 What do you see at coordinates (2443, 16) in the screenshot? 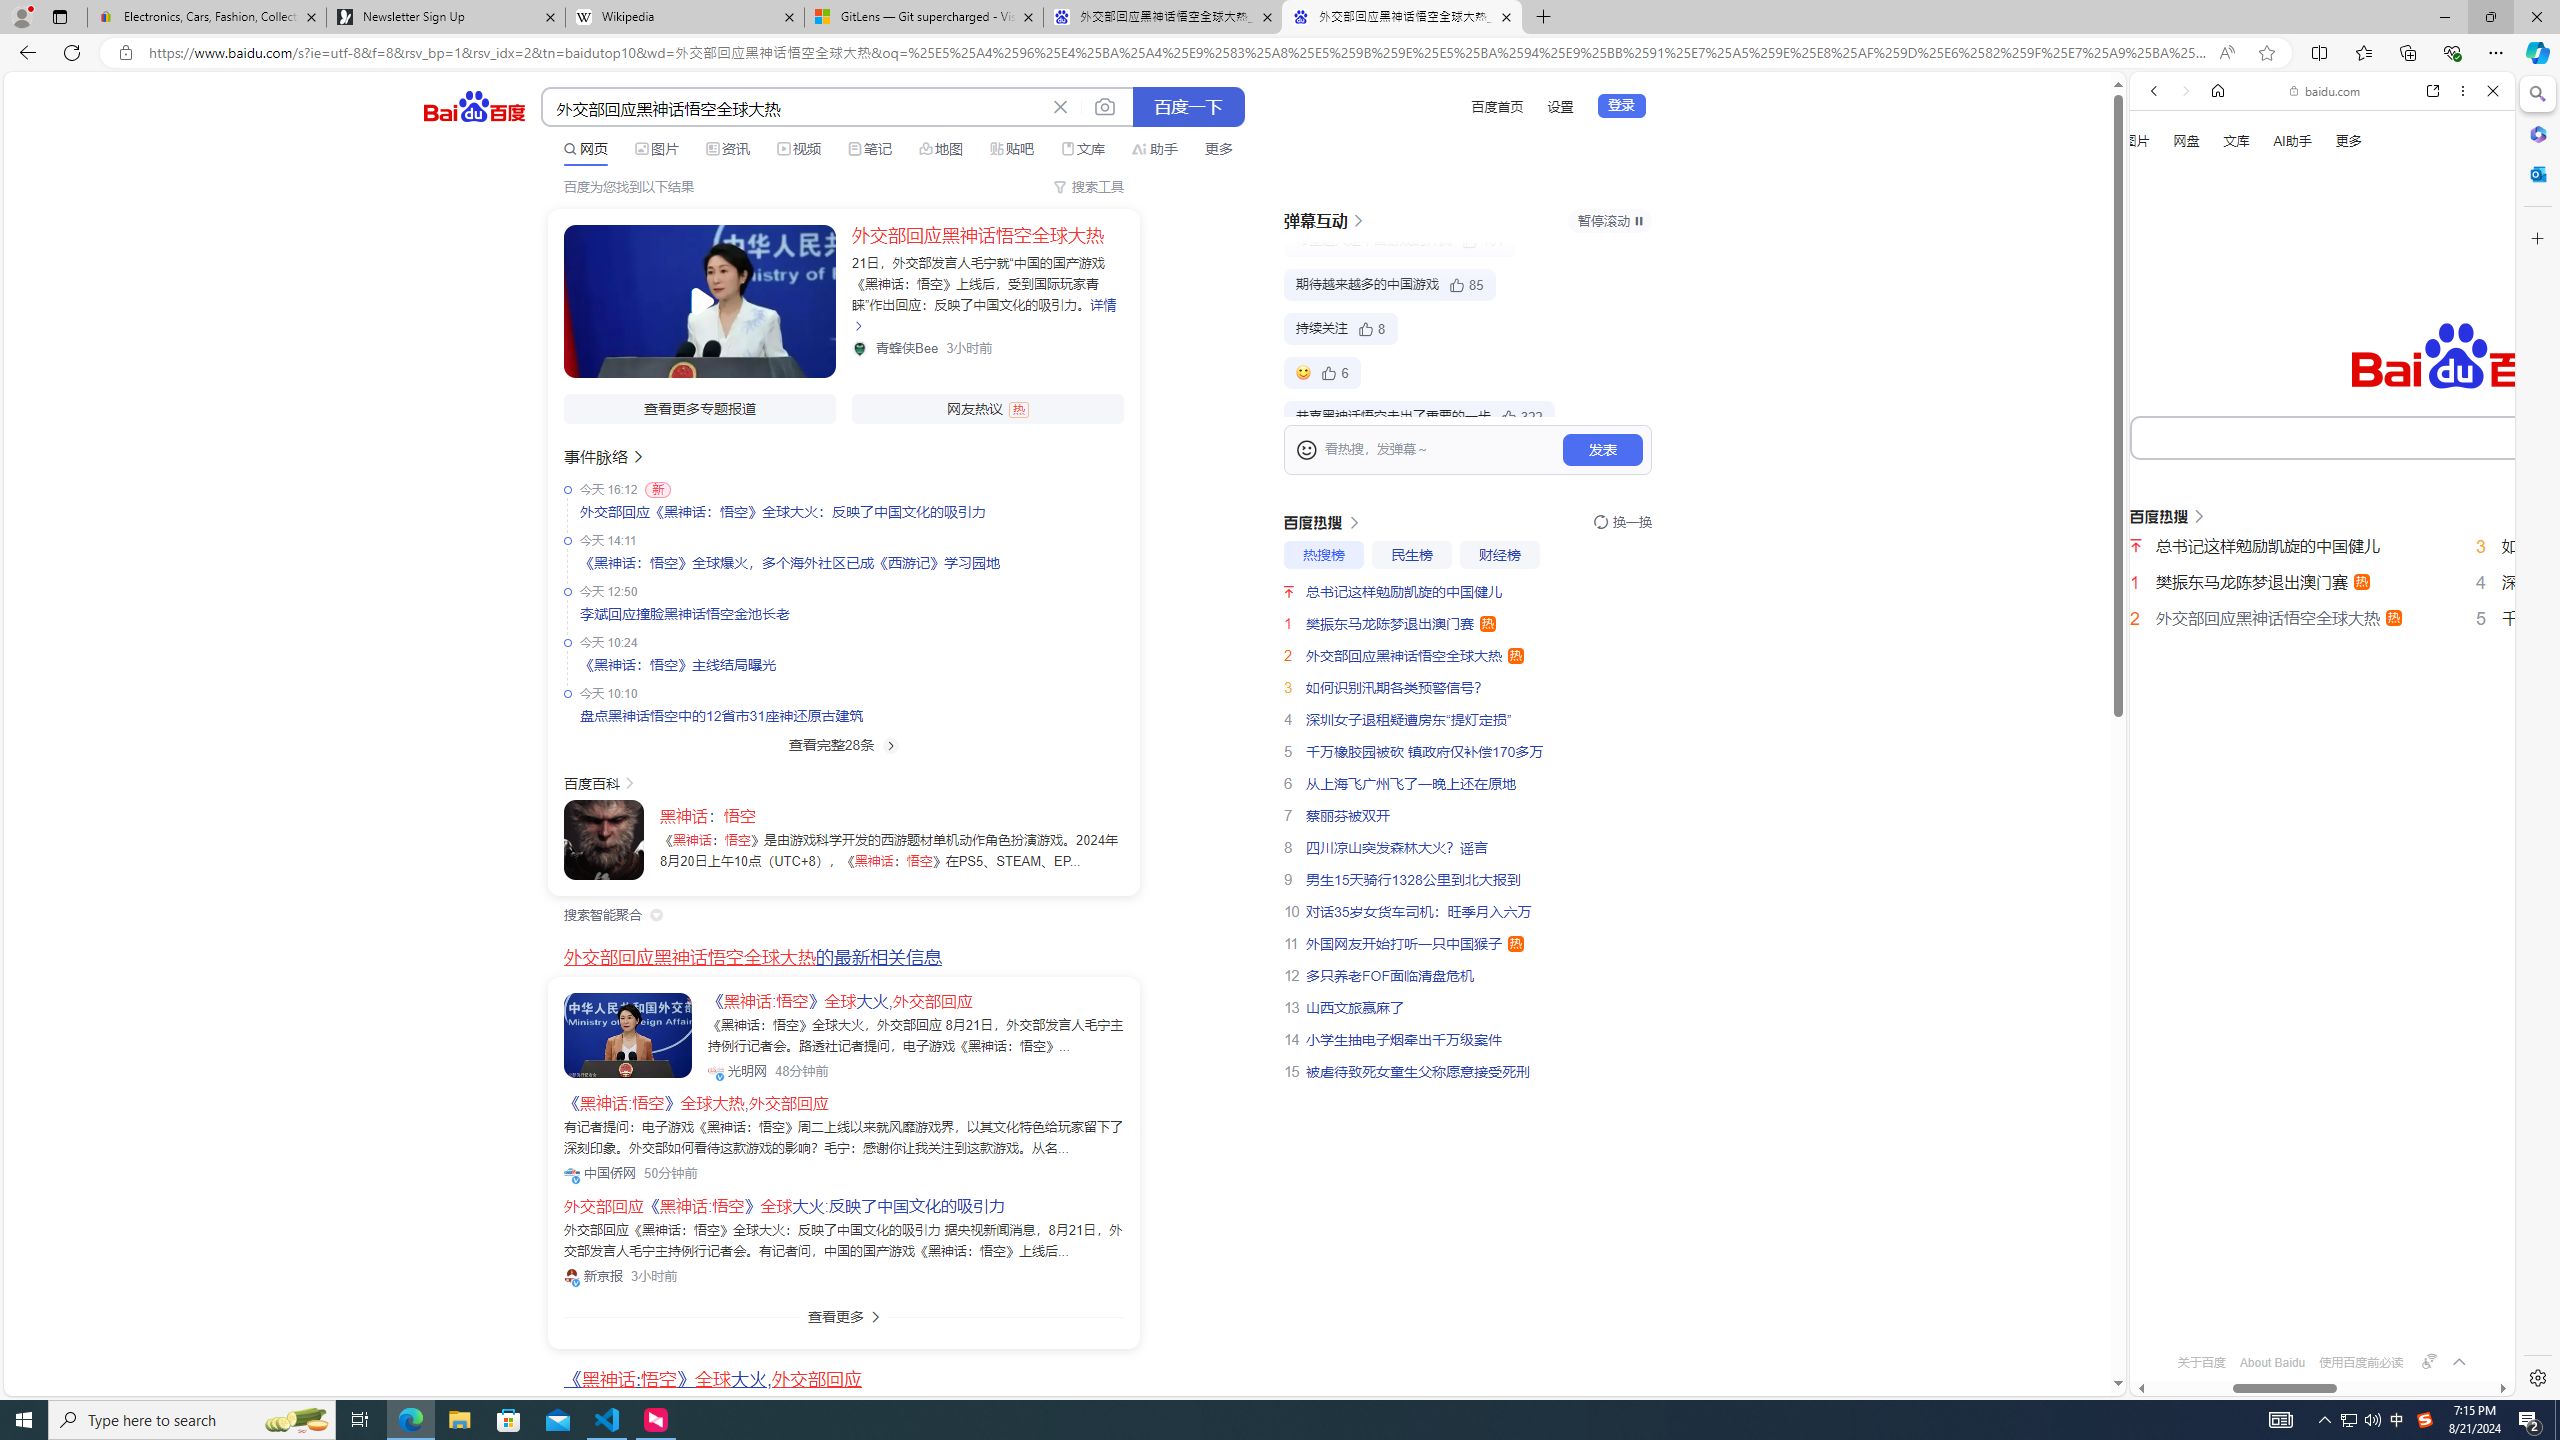
I see `'Minimize'` at bounding box center [2443, 16].